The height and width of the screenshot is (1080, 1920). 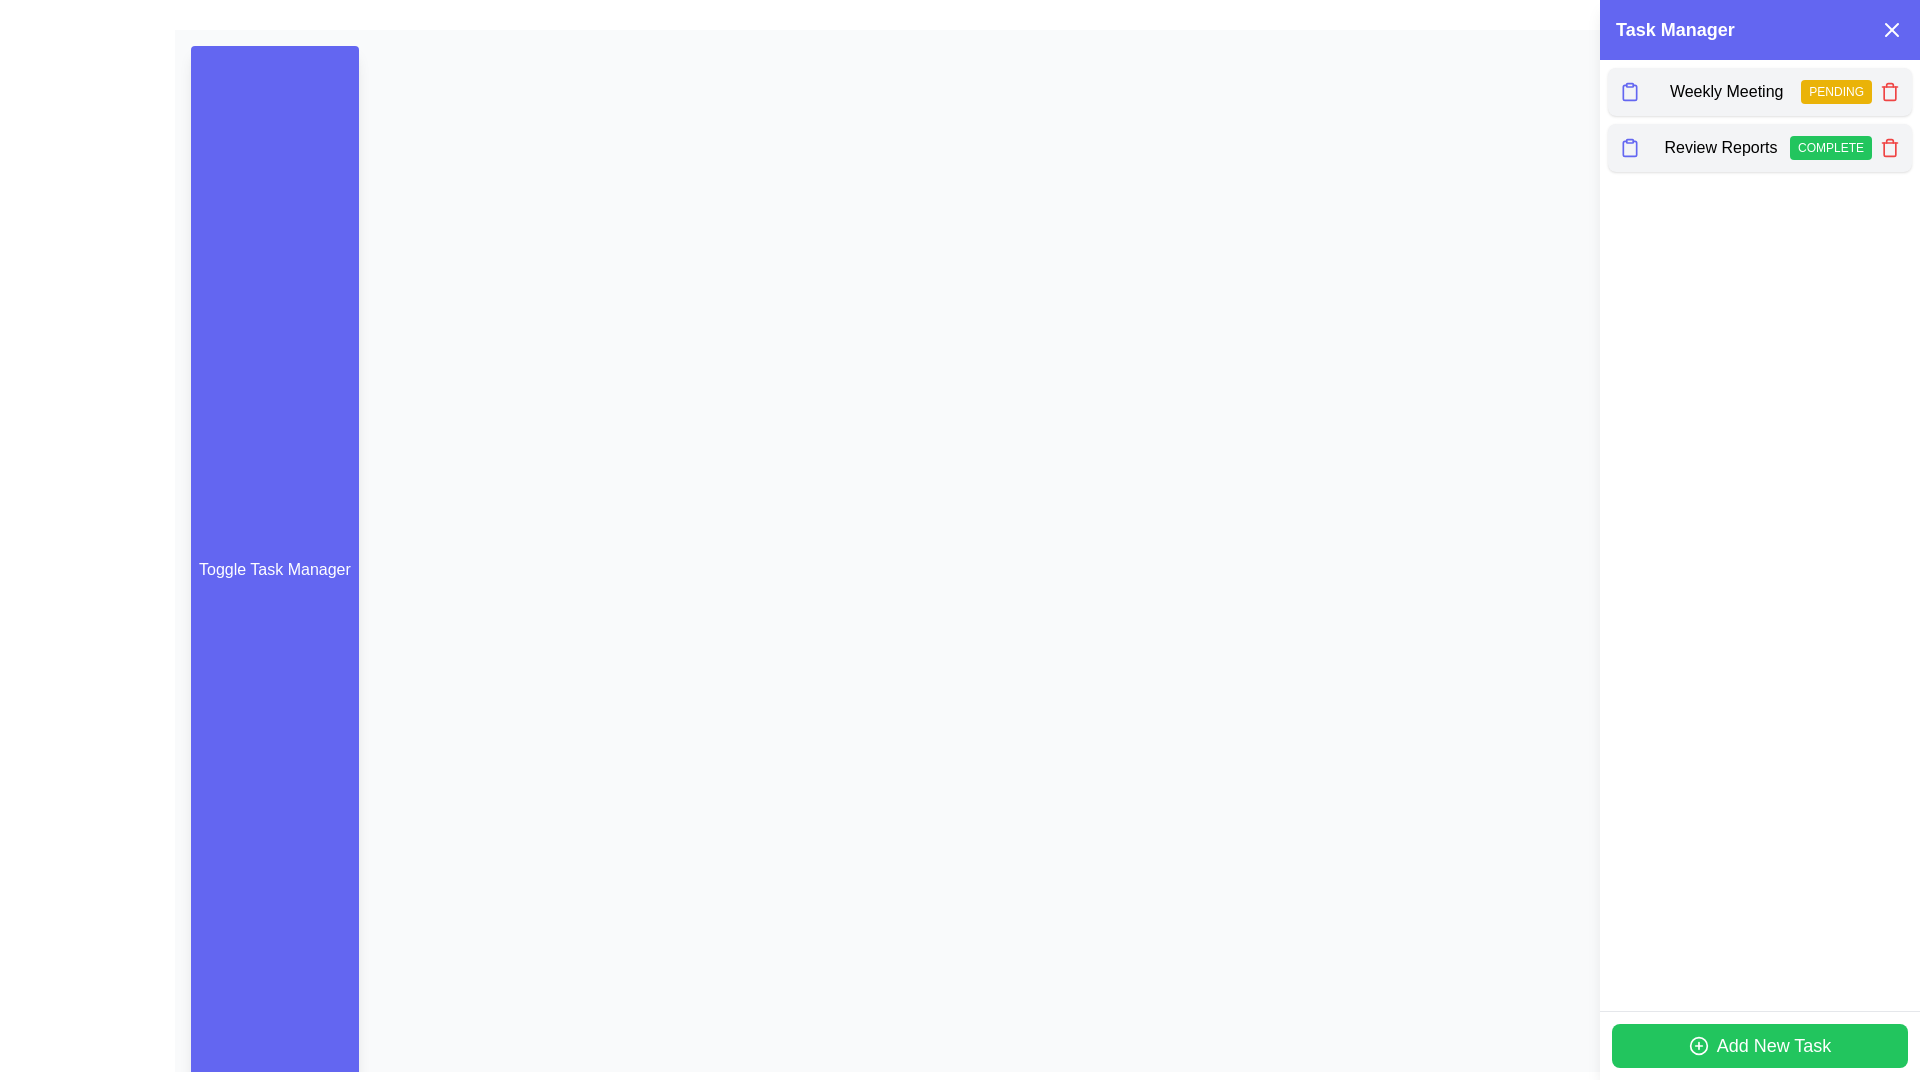 I want to click on the task labeled 'Weekly Meeting' in the task management interface, which is currently marked as 'PENDING', so click(x=1760, y=92).